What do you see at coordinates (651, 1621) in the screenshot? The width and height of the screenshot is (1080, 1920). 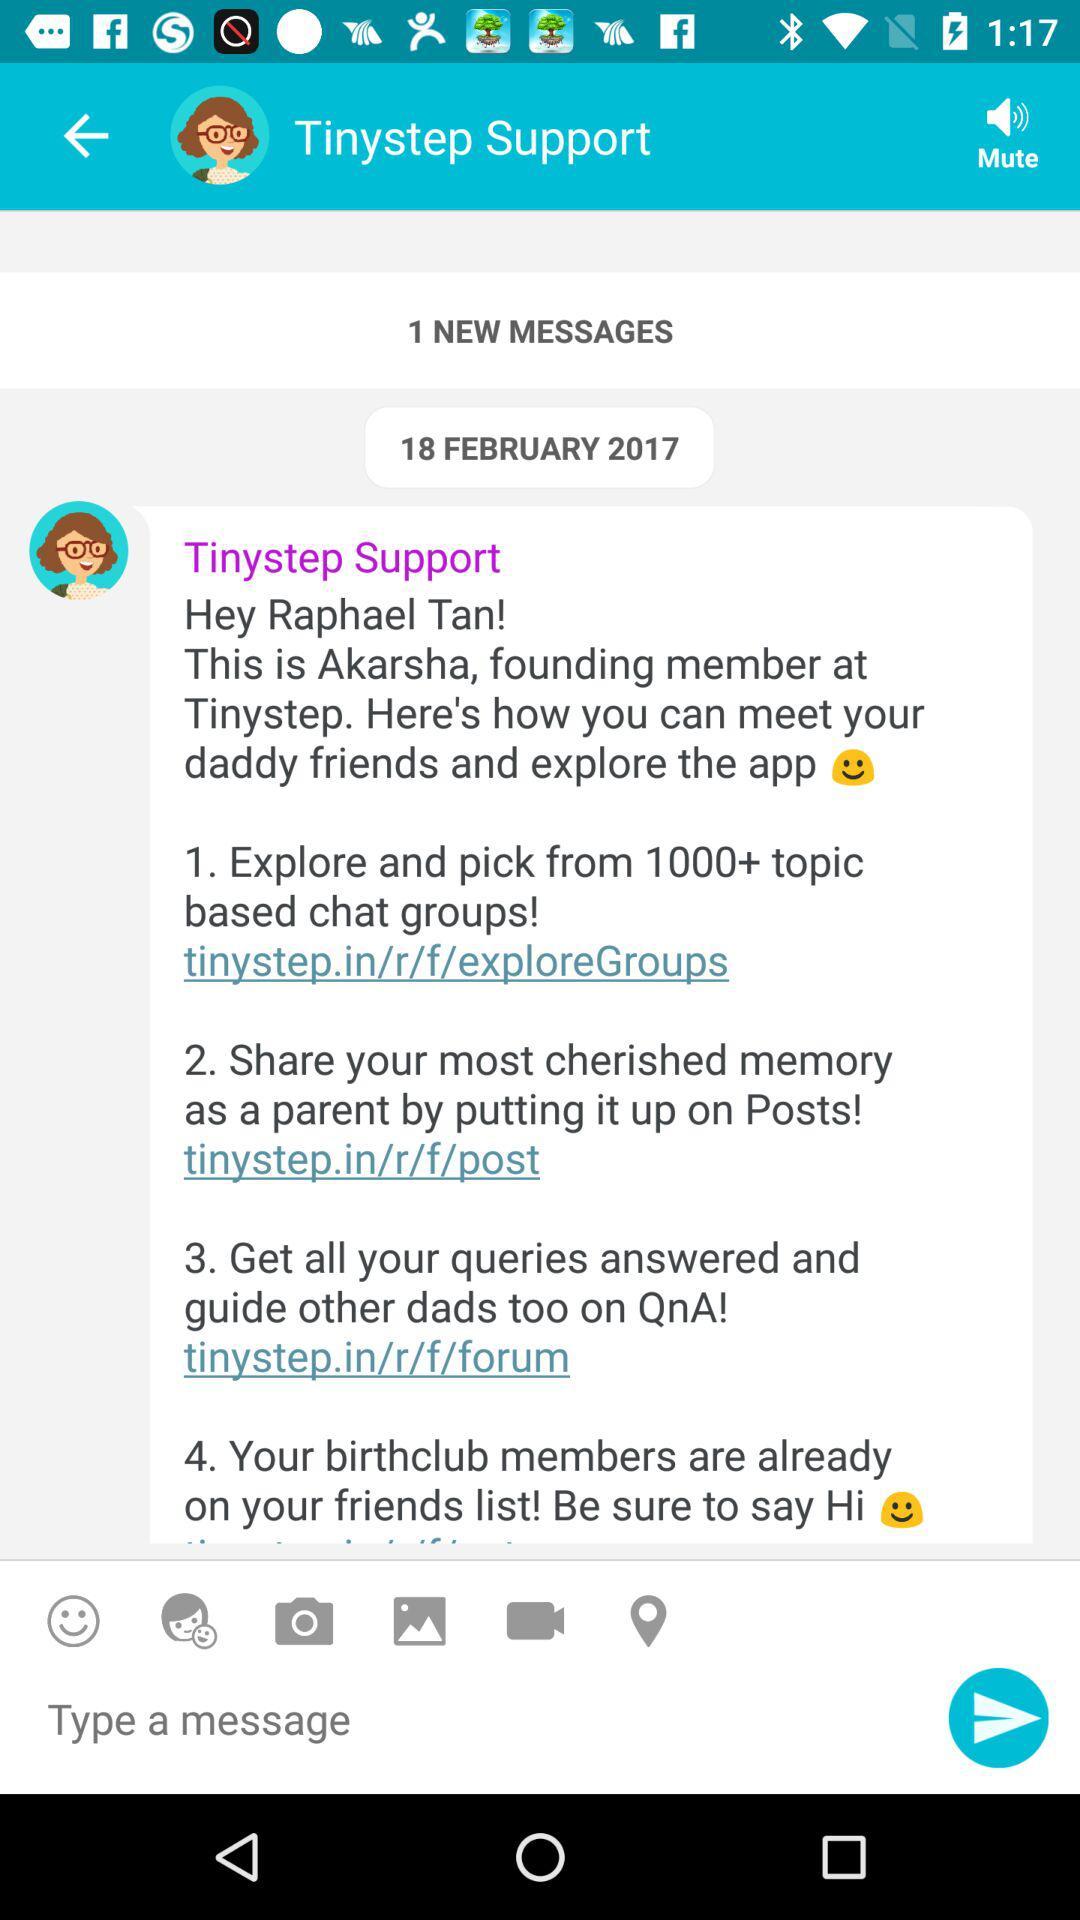 I see `the location icon` at bounding box center [651, 1621].